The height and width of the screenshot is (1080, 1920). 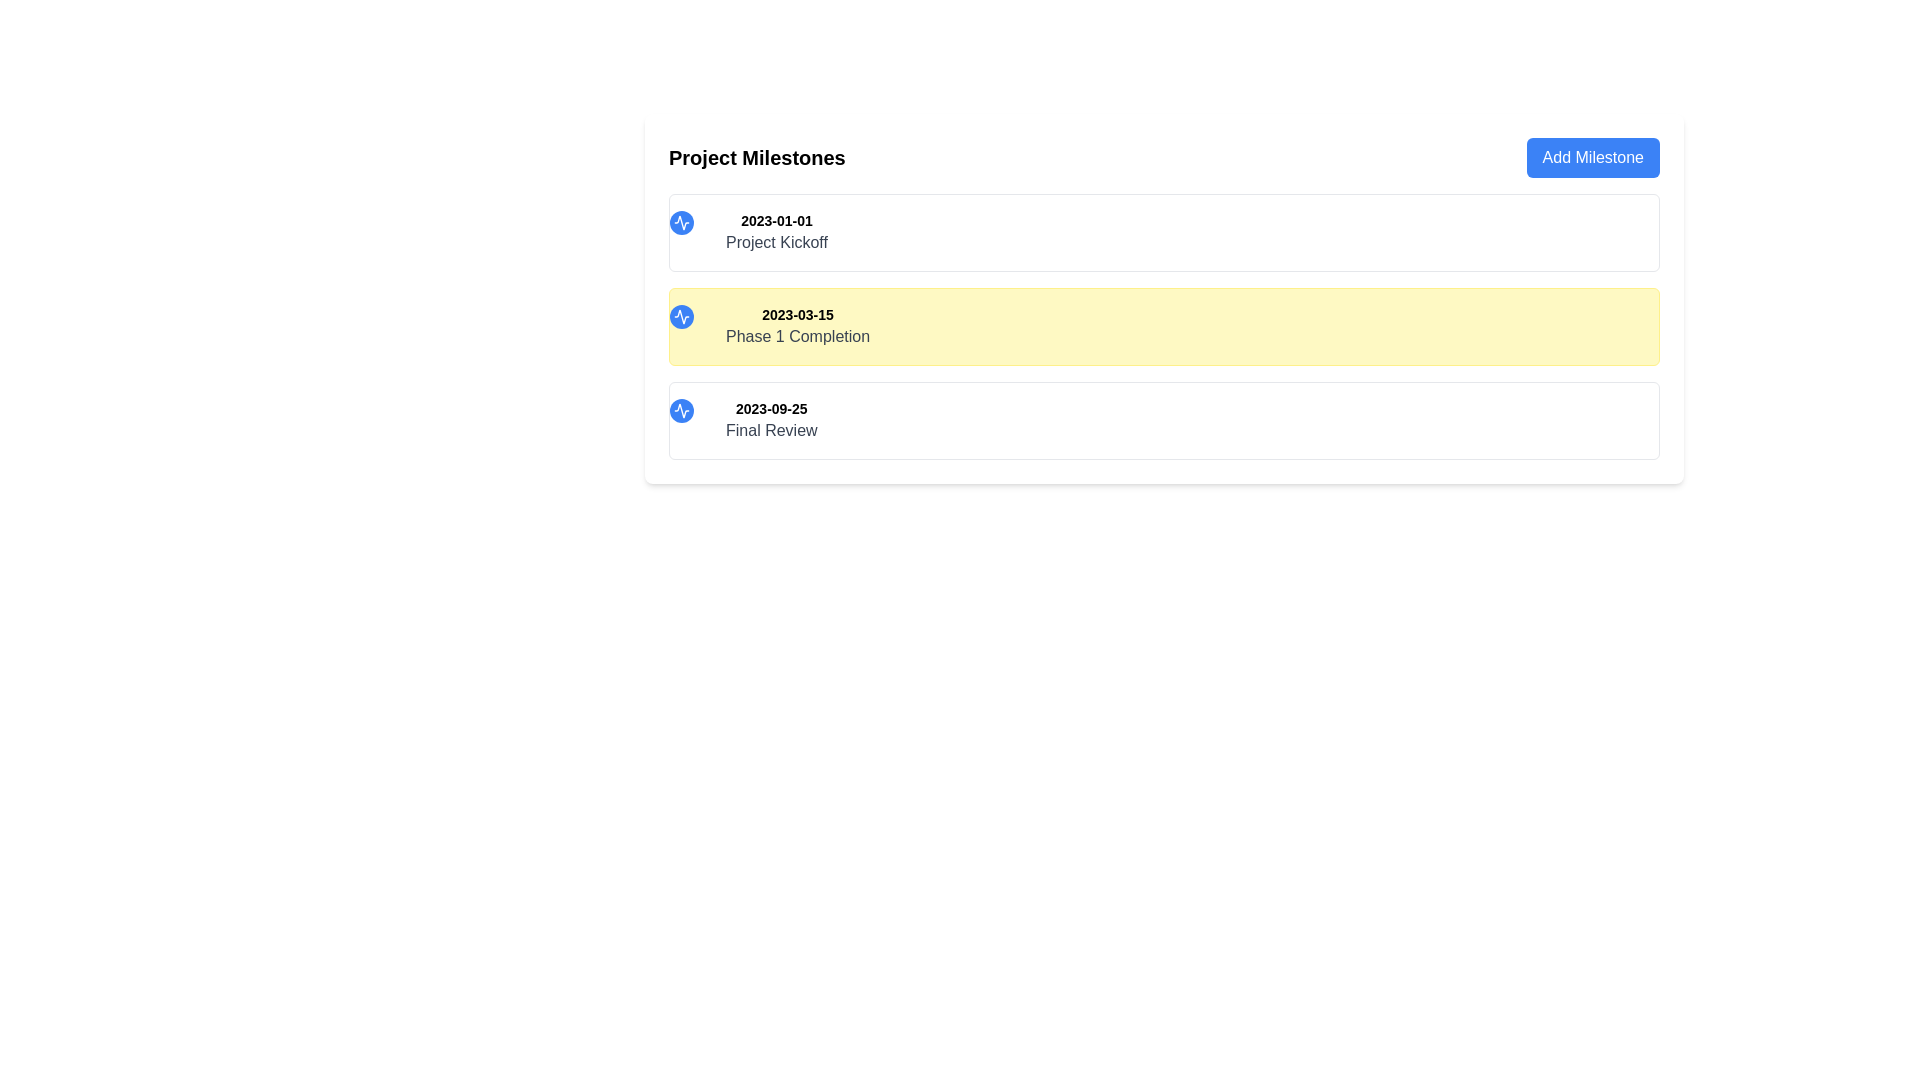 I want to click on the text label that displays 'Final Review', which is located directly beneath the bold date '2023-09-25' in the third milestone block under the 'Project Milestones' heading, so click(x=770, y=430).